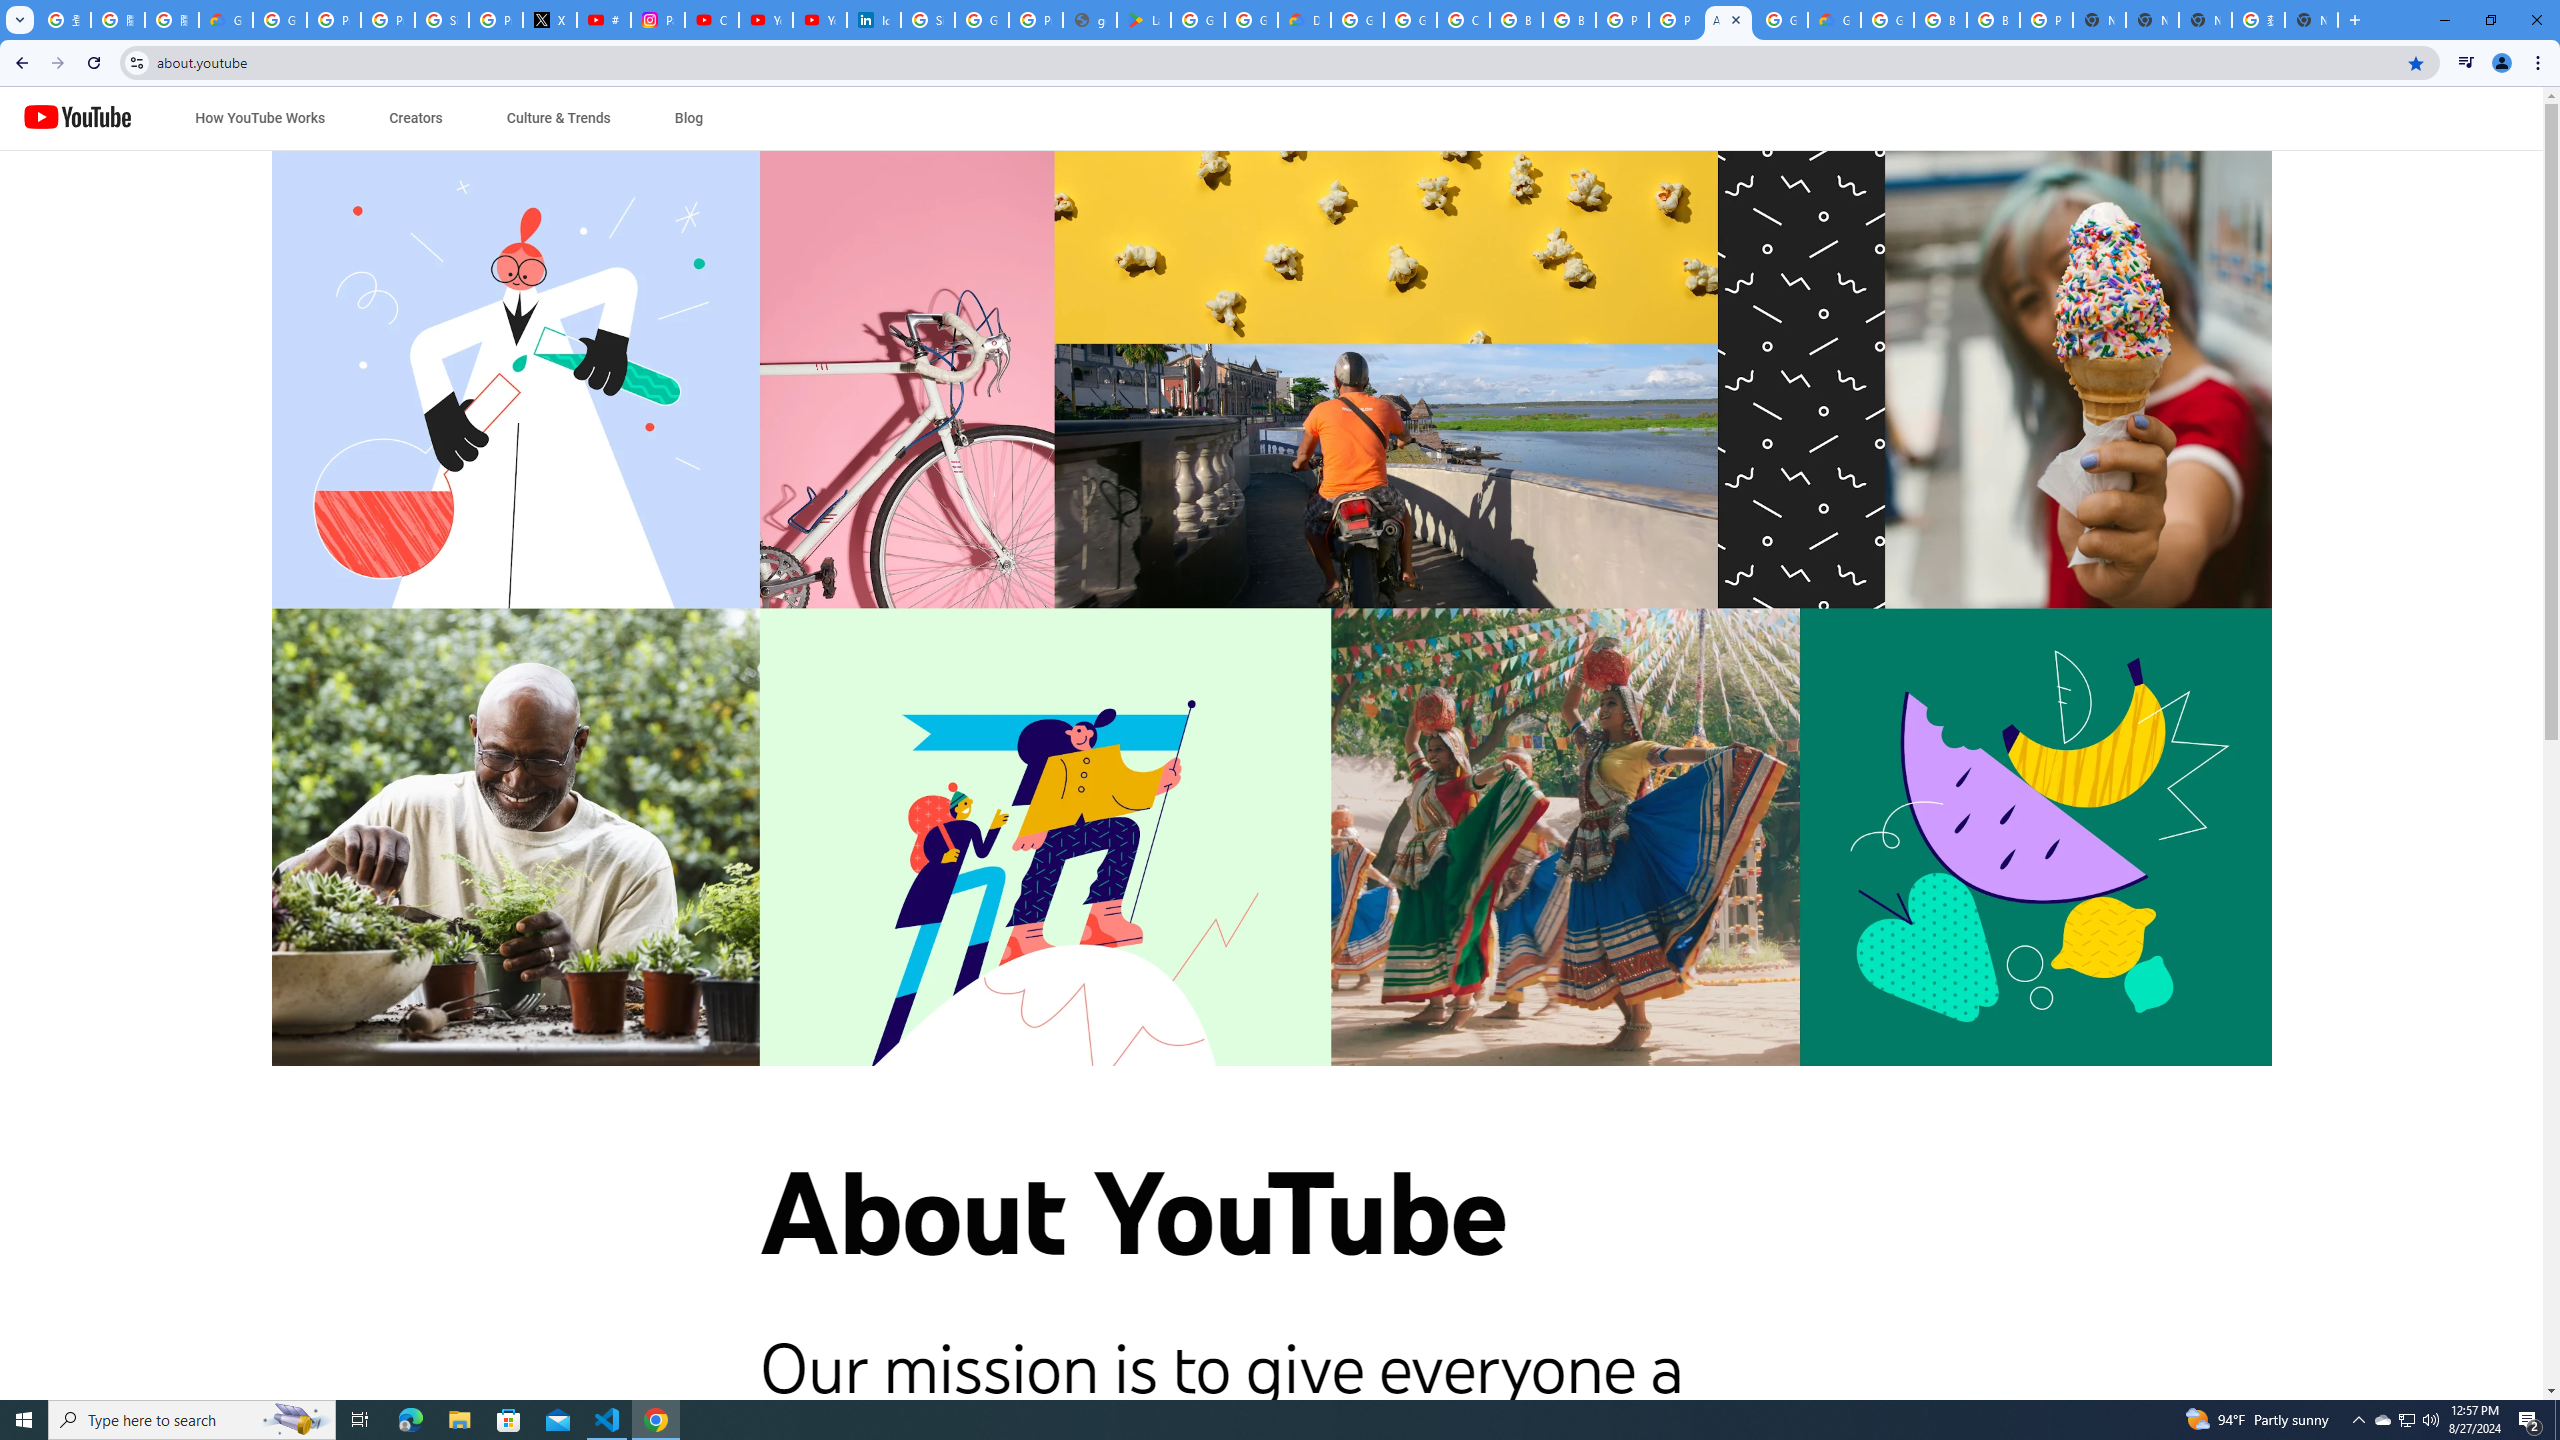 This screenshot has width=2560, height=1440. What do you see at coordinates (688, 118) in the screenshot?
I see `'Blog'` at bounding box center [688, 118].